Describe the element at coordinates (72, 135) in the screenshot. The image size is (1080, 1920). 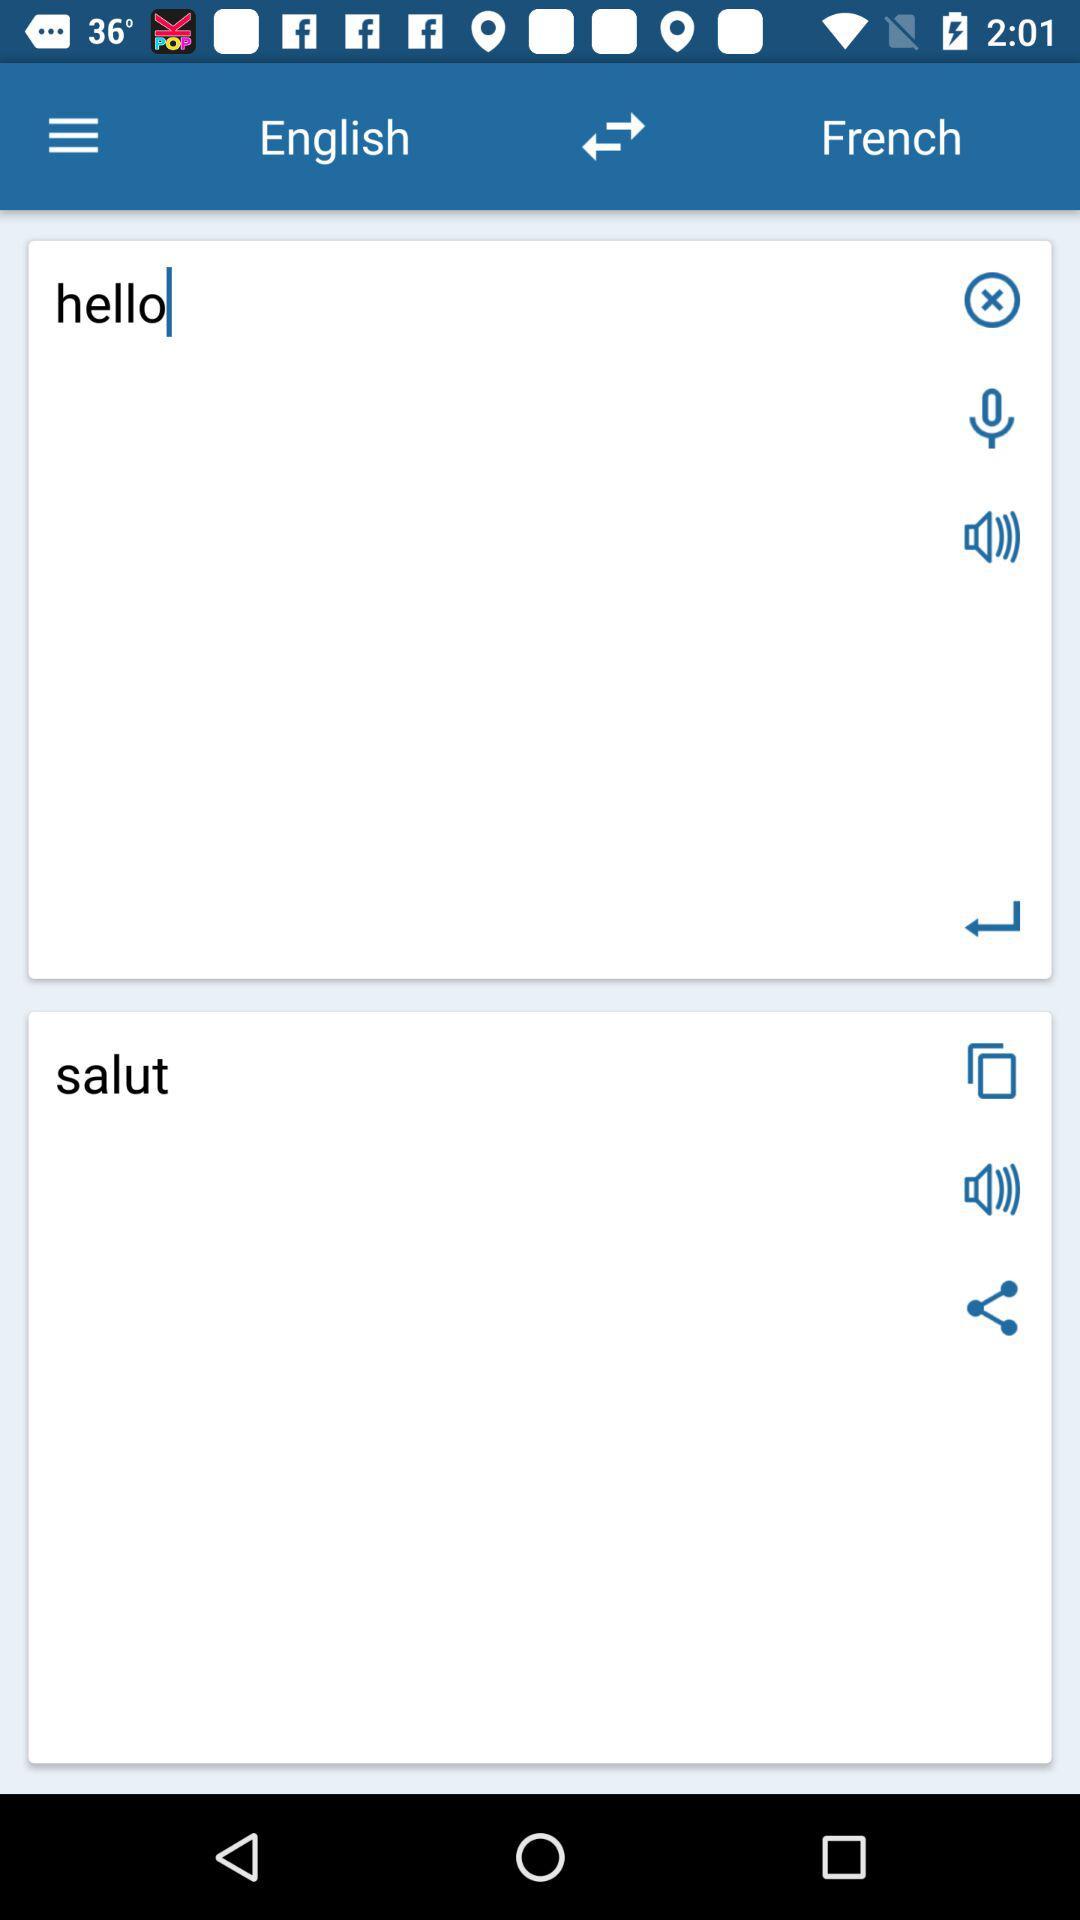
I see `item next to the english icon` at that location.